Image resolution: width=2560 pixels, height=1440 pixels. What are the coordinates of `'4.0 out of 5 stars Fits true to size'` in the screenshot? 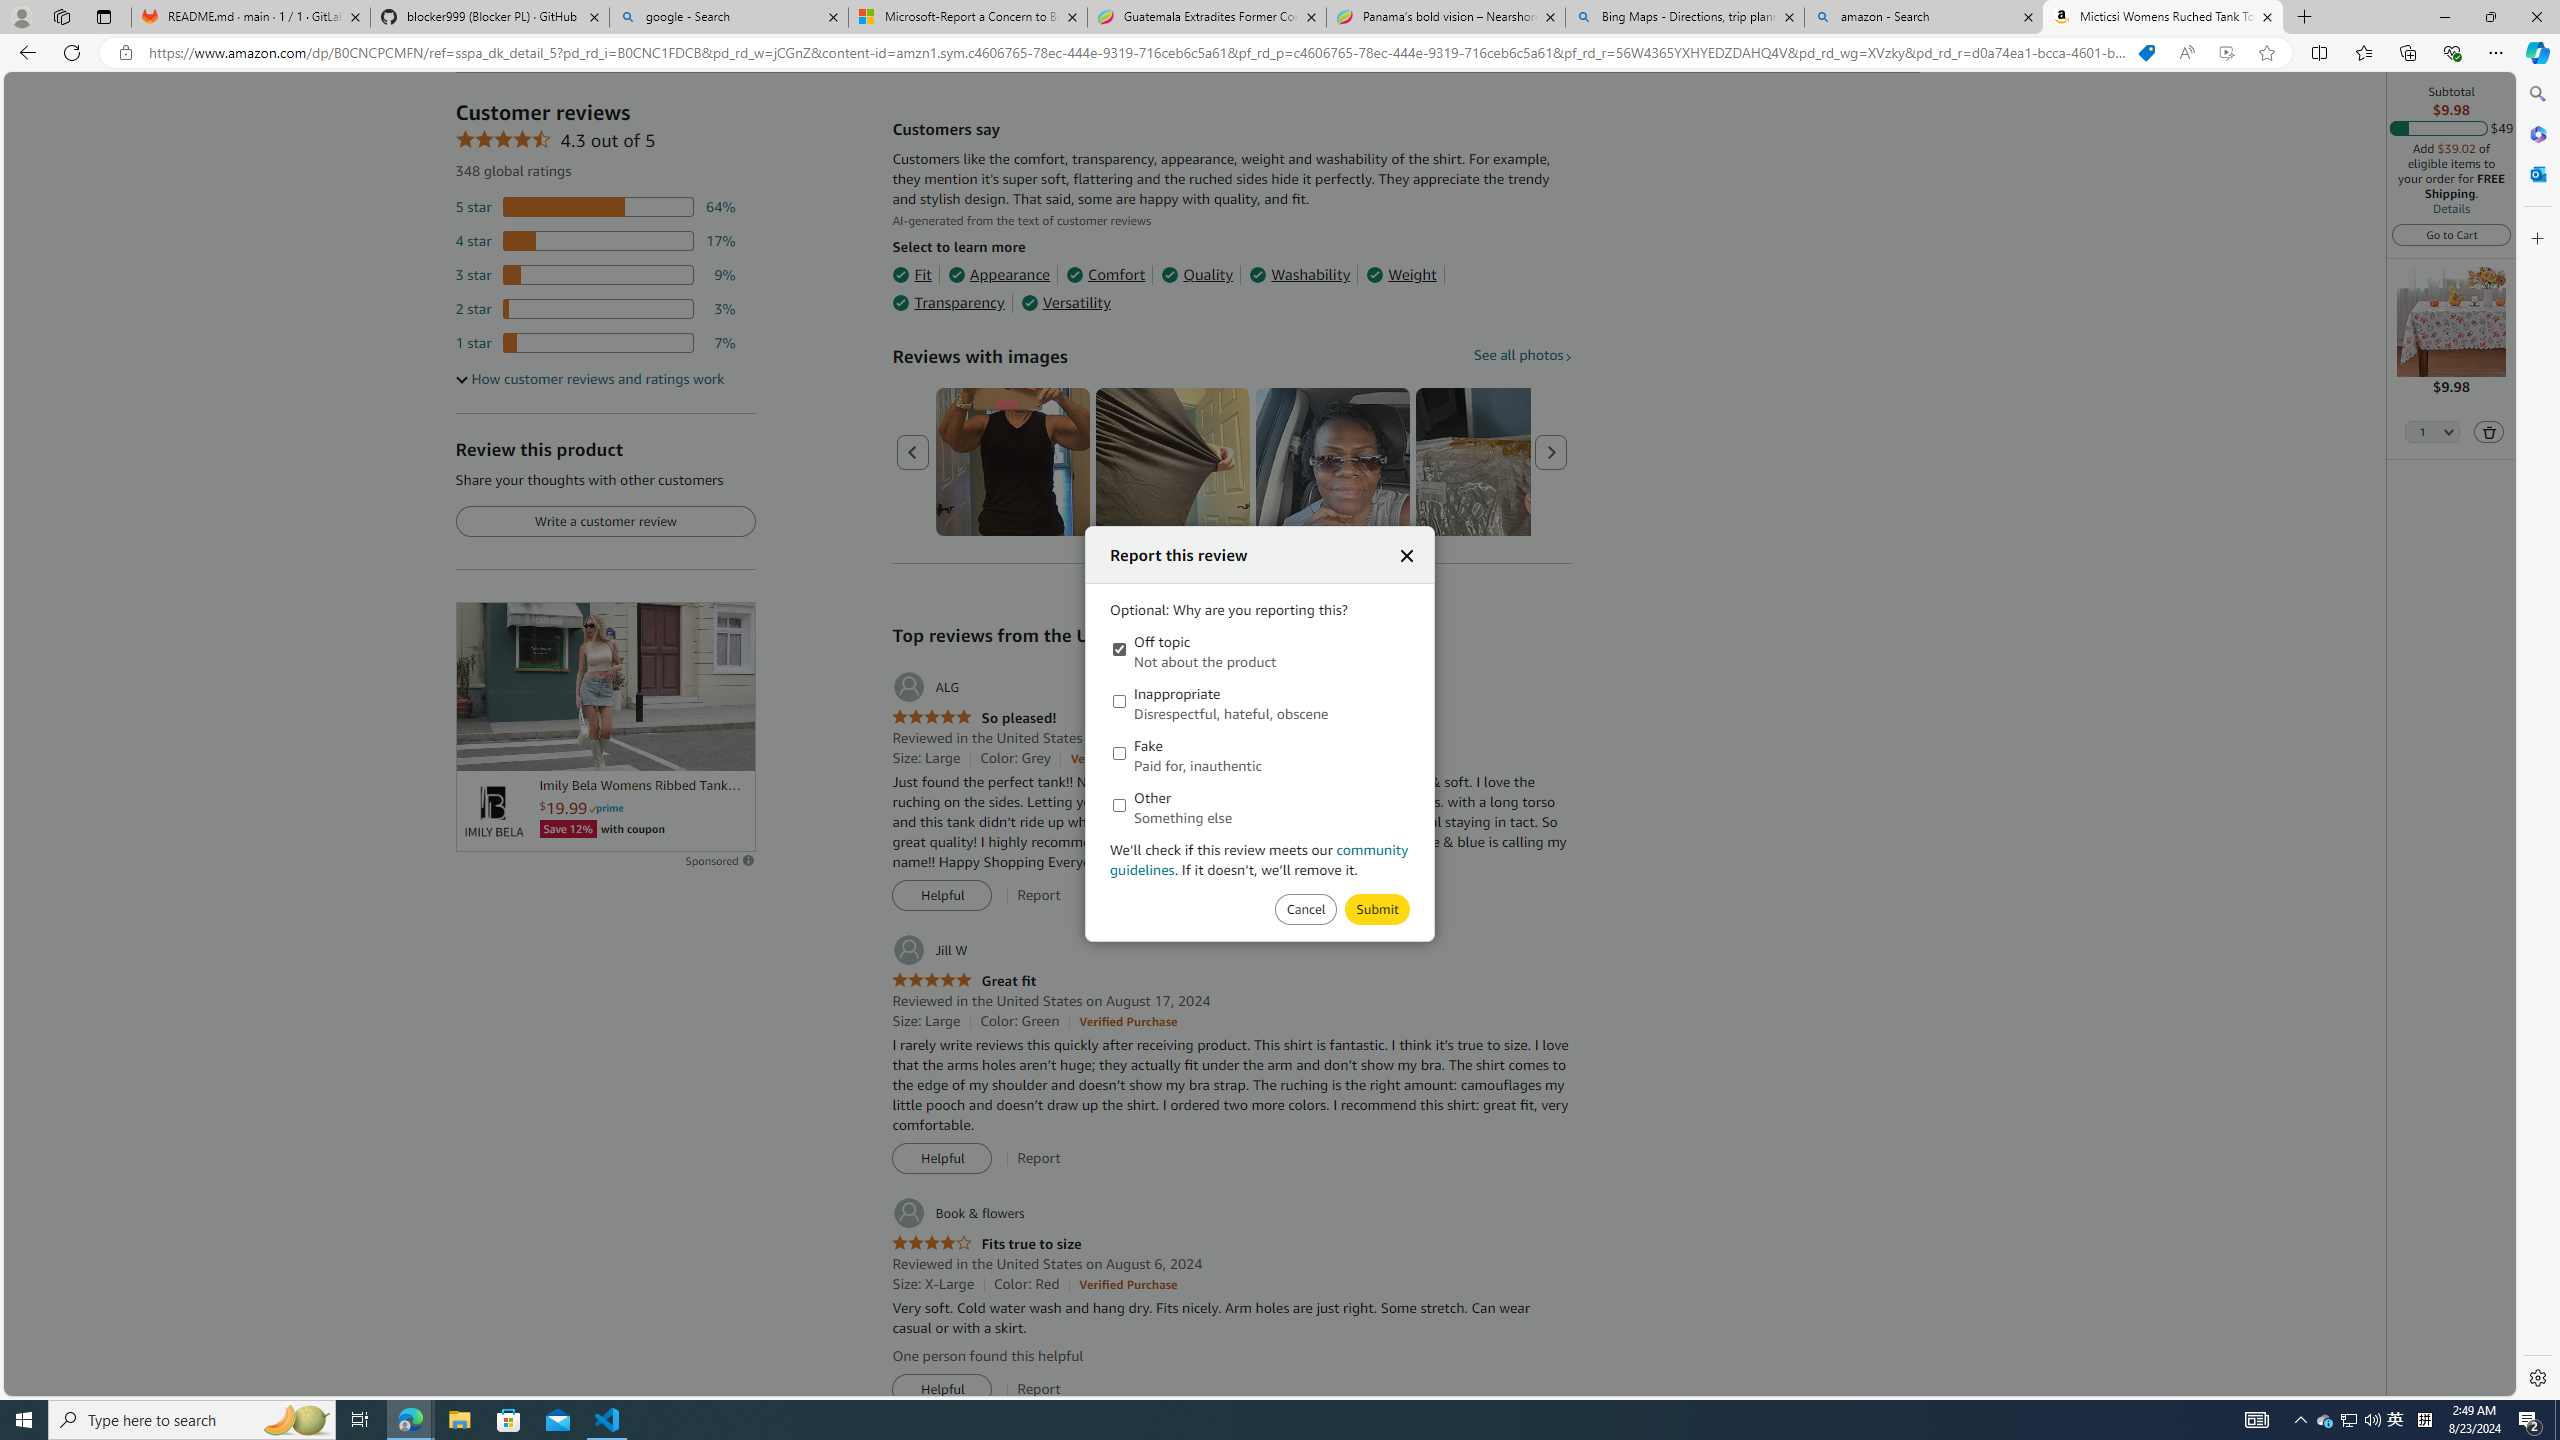 It's located at (986, 1244).